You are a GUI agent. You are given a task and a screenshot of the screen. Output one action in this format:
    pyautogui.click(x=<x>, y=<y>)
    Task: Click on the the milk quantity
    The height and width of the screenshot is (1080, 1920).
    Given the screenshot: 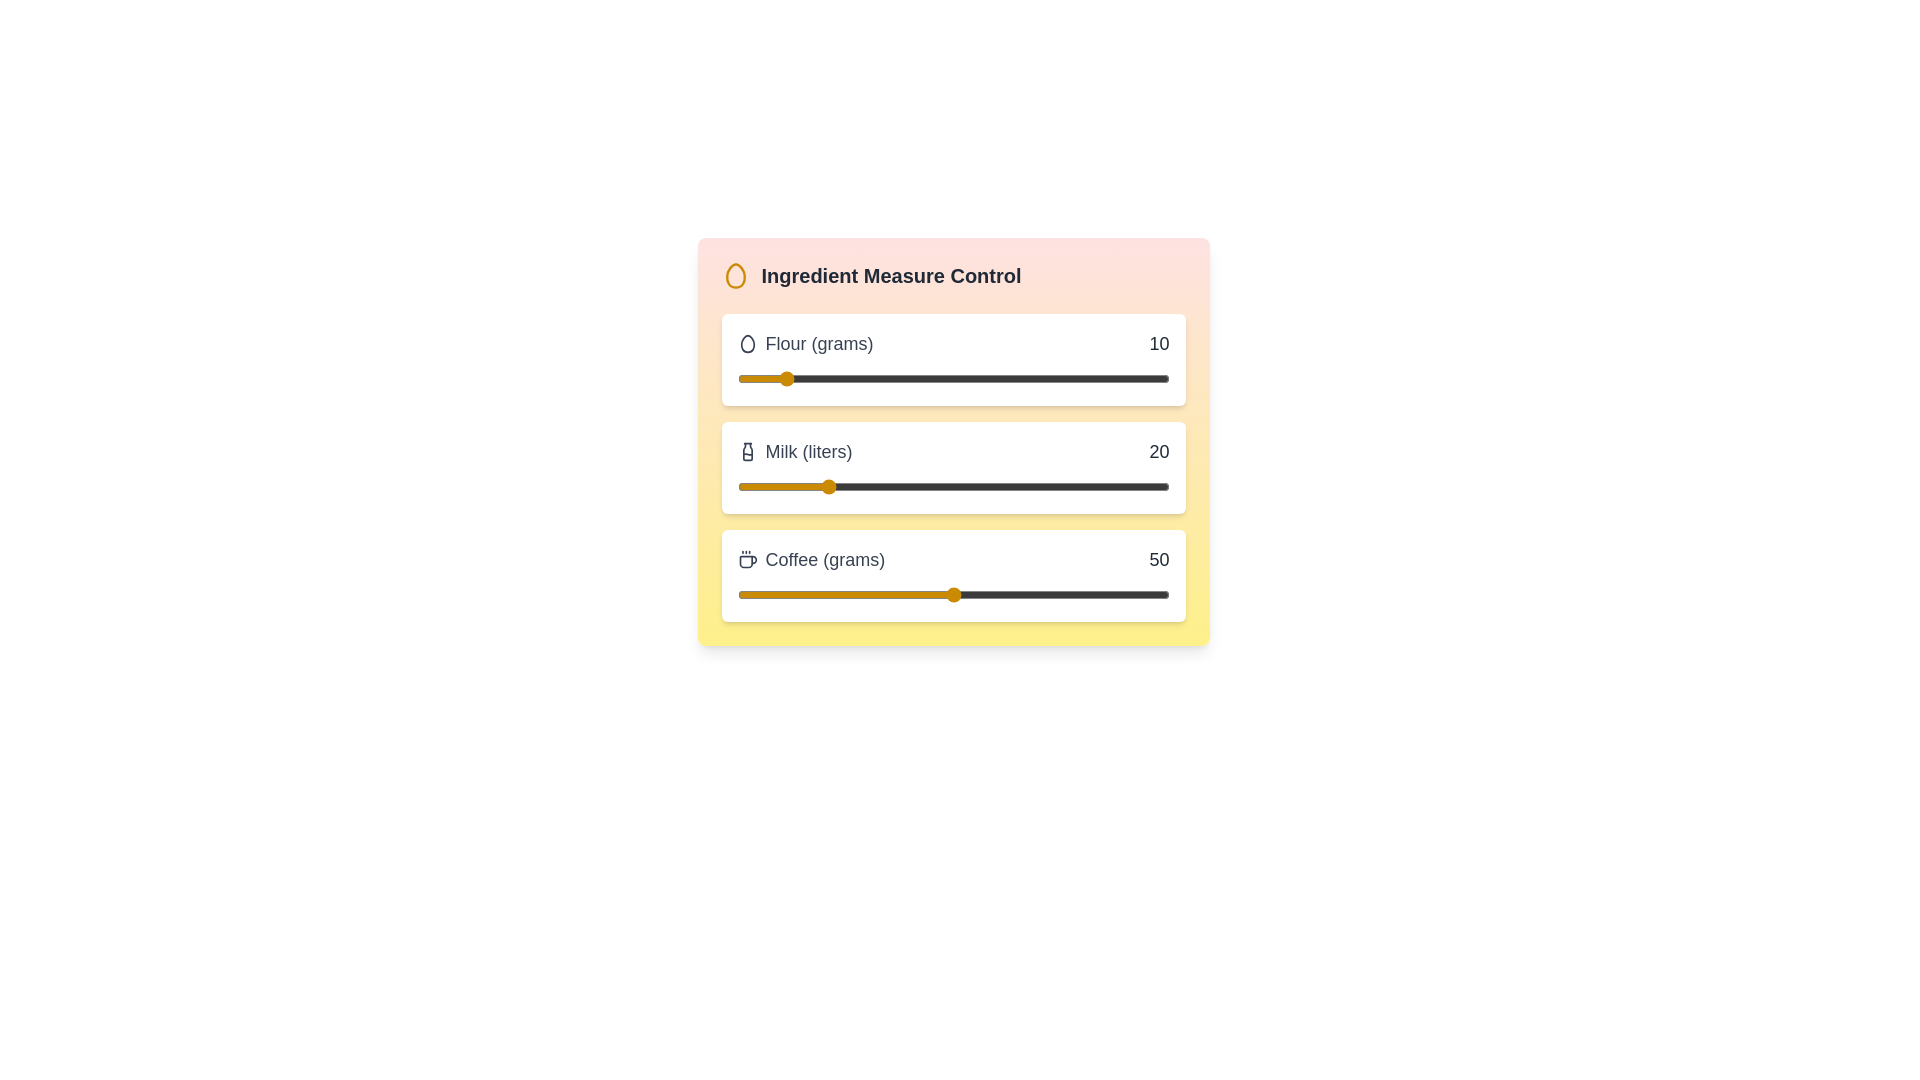 What is the action you would take?
    pyautogui.click(x=871, y=486)
    